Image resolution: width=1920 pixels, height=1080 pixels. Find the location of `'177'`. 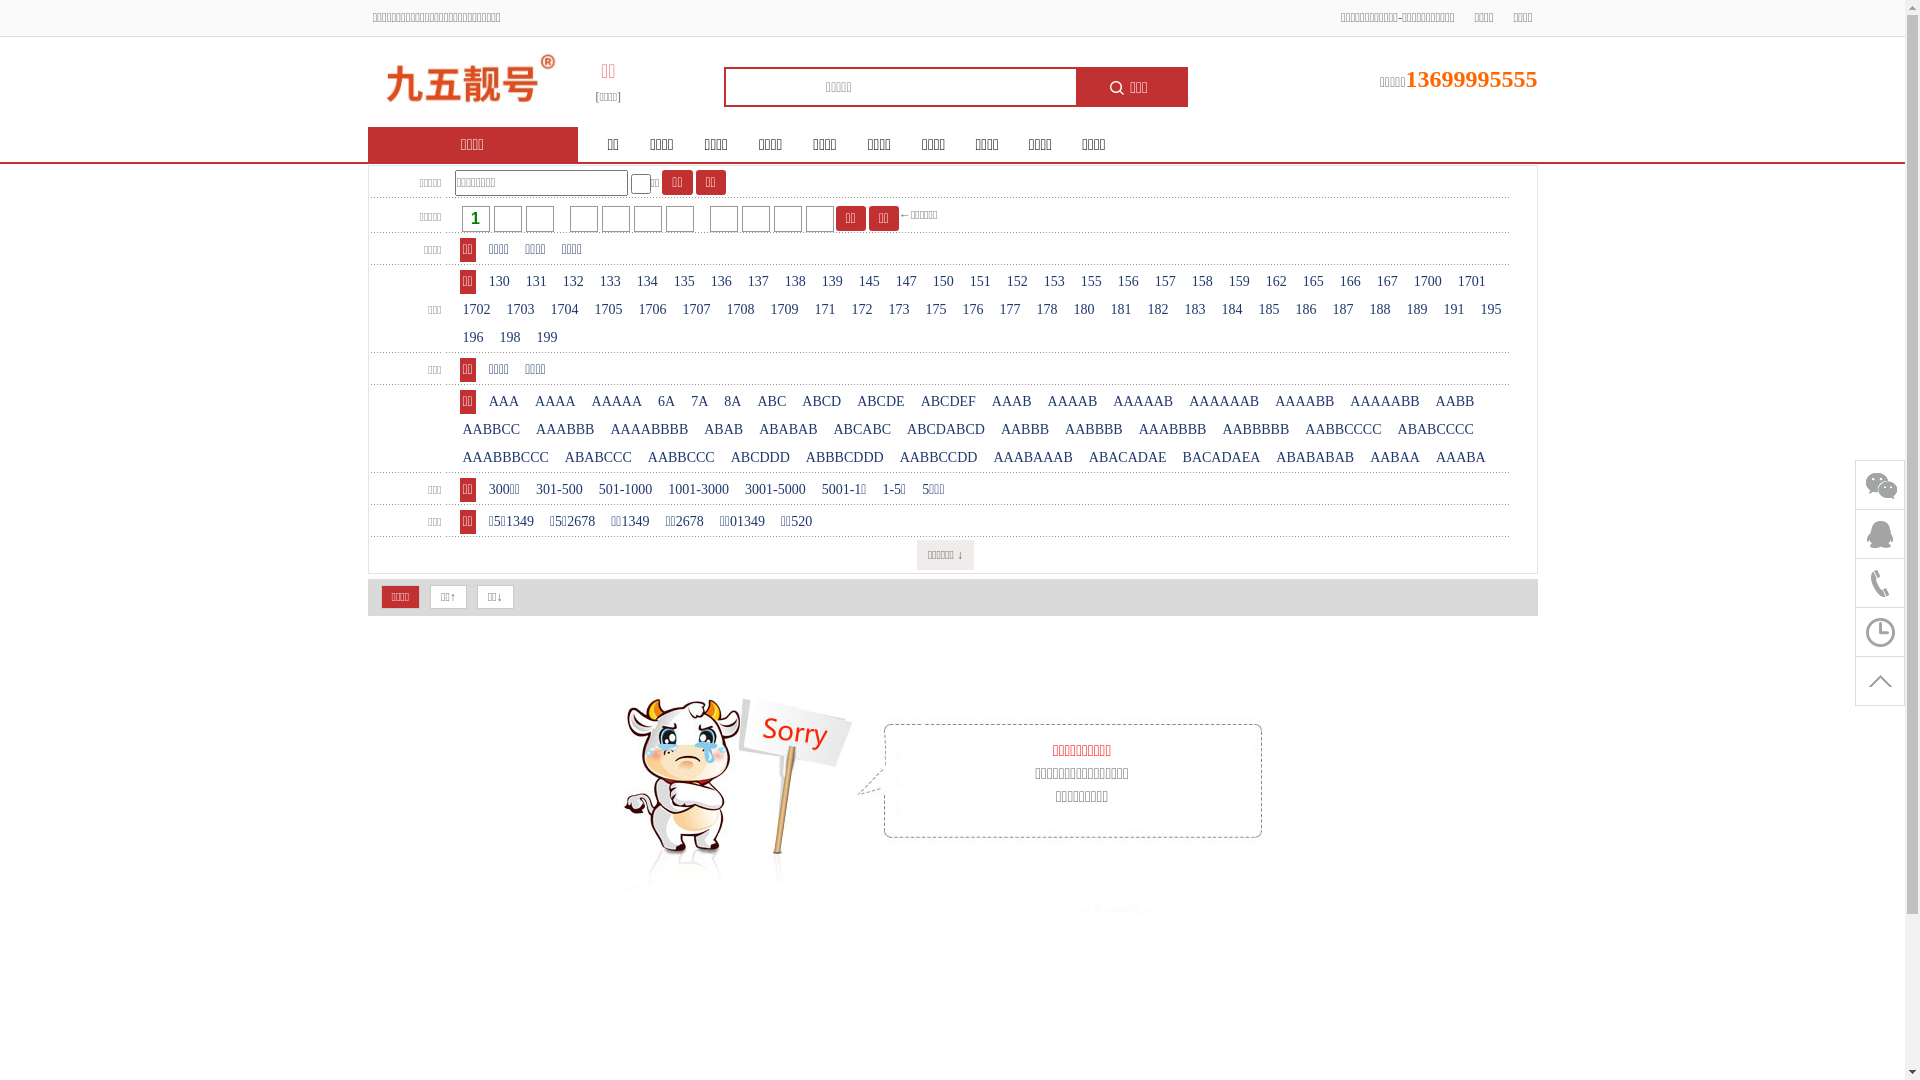

'177' is located at coordinates (1009, 309).